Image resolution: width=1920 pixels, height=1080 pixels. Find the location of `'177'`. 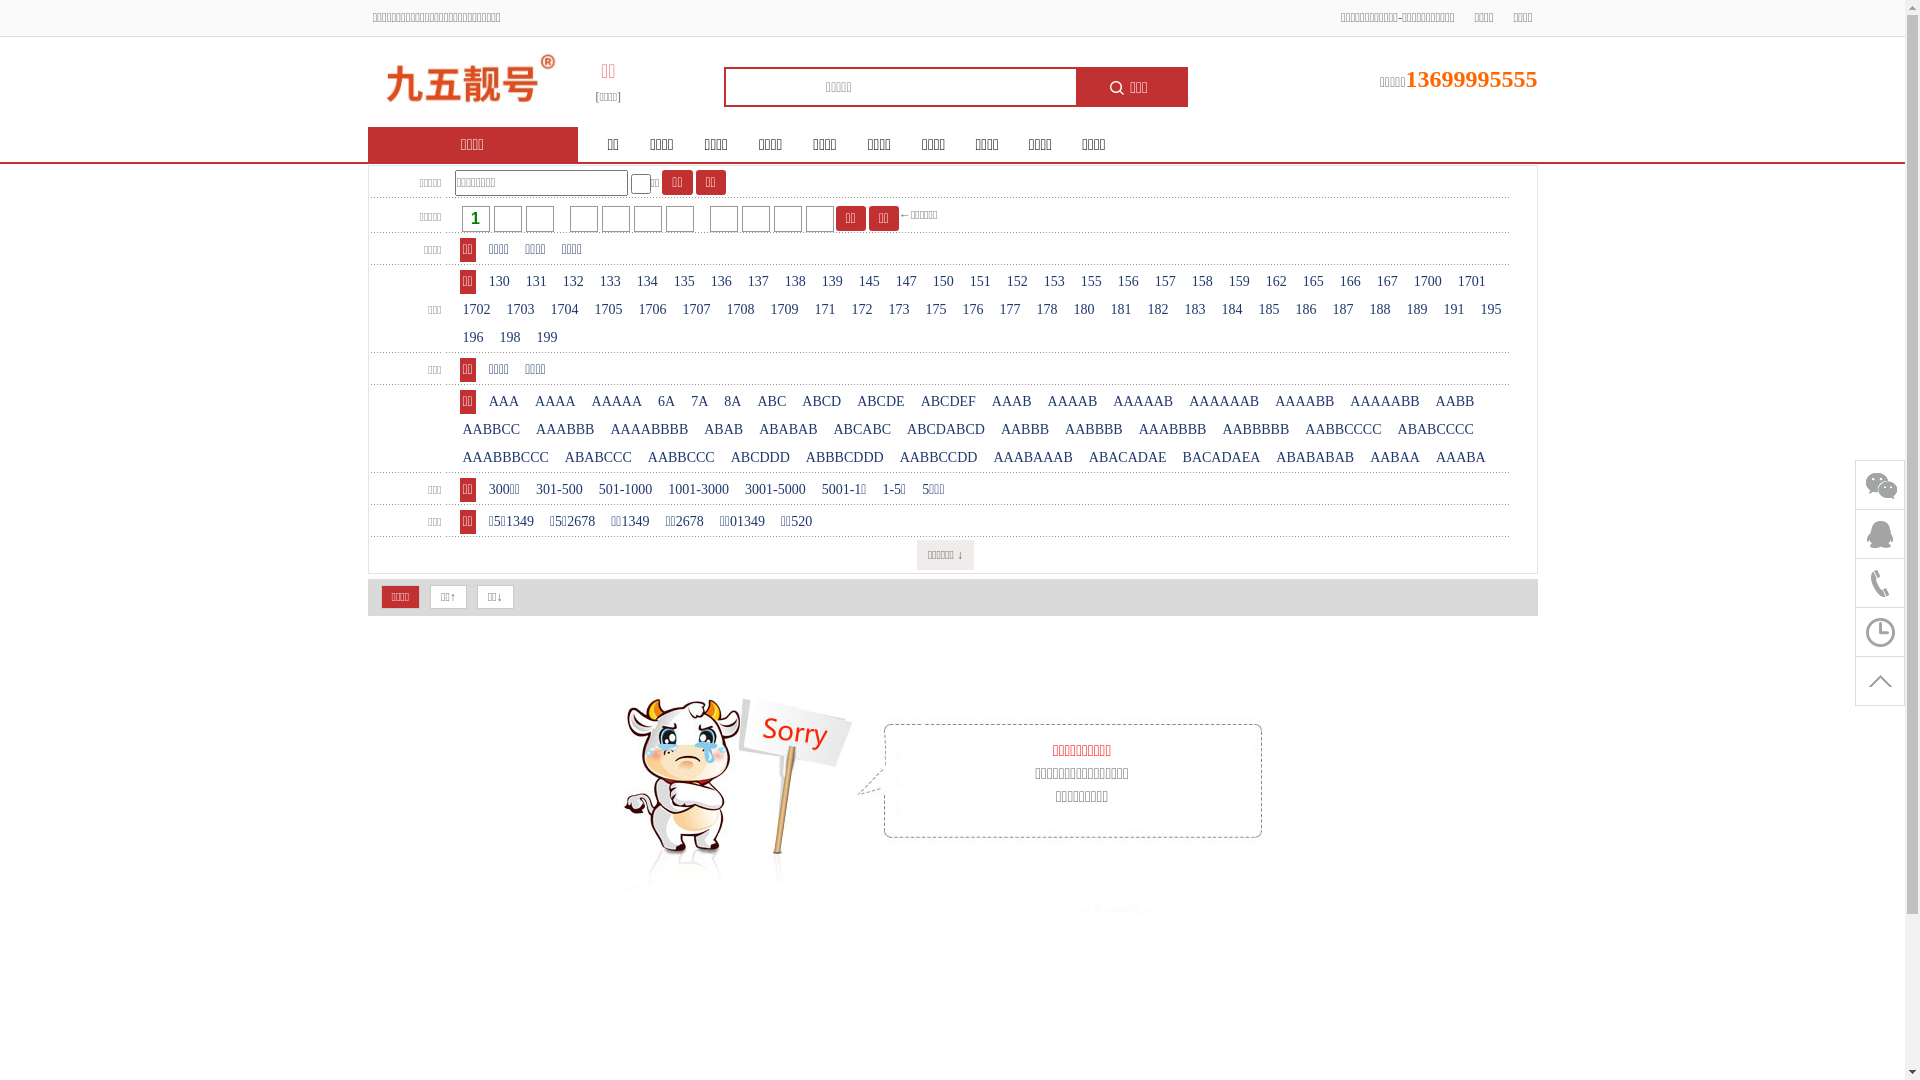

'177' is located at coordinates (1009, 309).